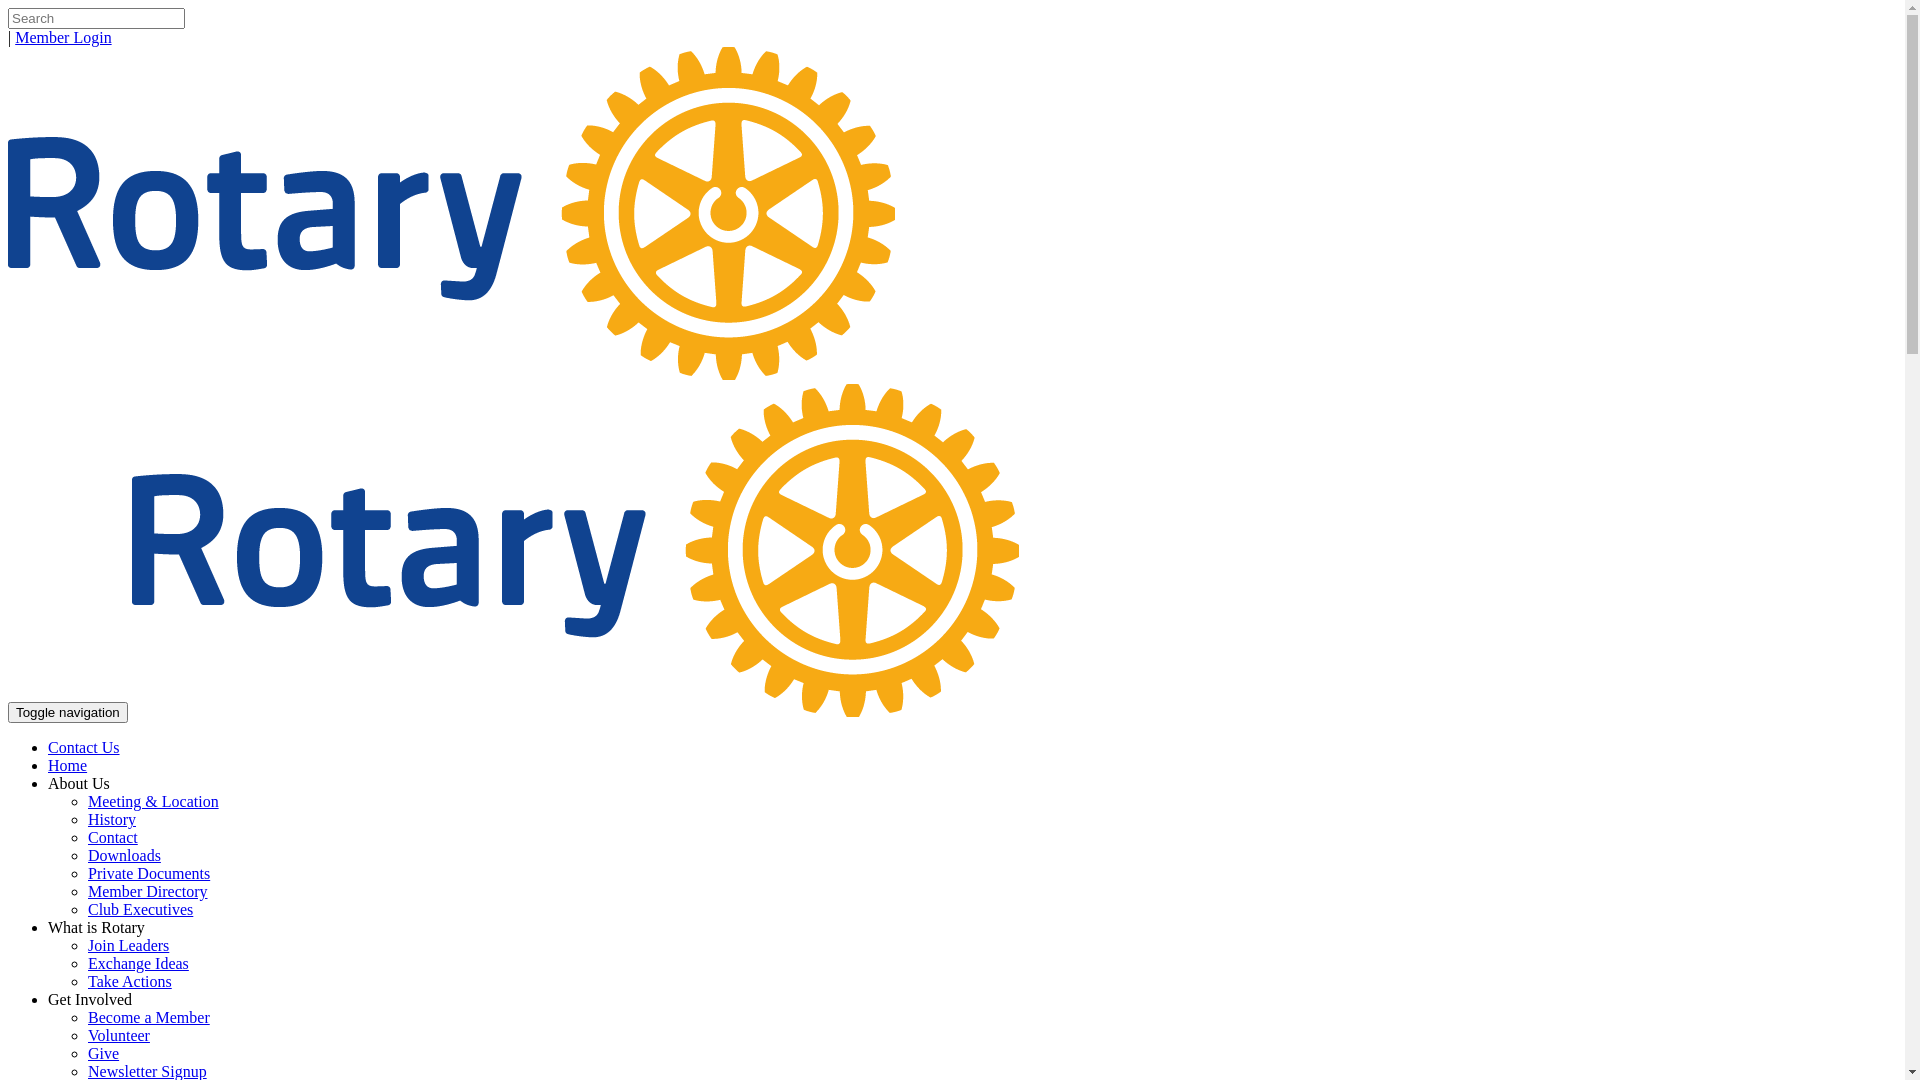 The height and width of the screenshot is (1080, 1920). Describe the element at coordinates (110, 819) in the screenshot. I see `'History'` at that location.